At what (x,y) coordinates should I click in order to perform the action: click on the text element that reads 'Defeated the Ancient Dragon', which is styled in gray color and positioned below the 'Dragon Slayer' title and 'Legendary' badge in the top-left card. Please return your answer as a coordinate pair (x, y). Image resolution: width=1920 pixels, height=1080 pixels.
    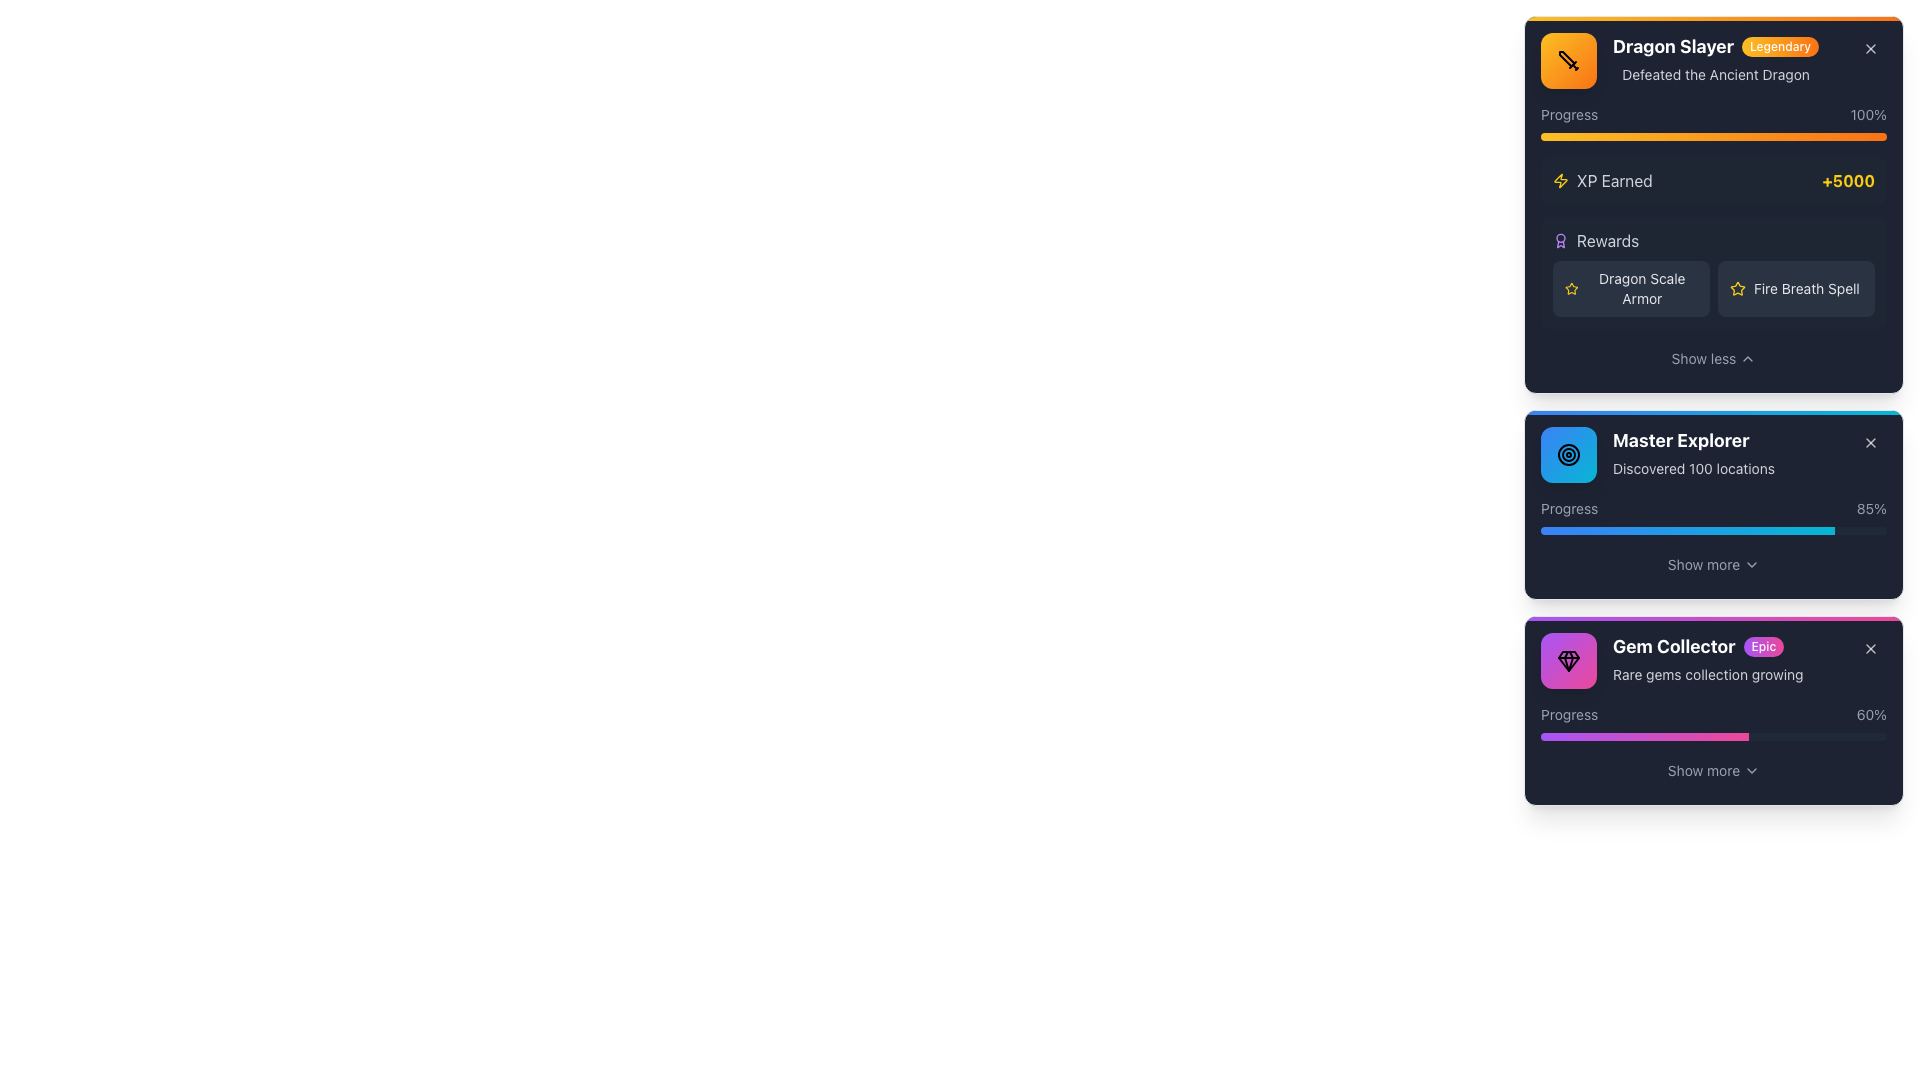
    Looking at the image, I should click on (1715, 73).